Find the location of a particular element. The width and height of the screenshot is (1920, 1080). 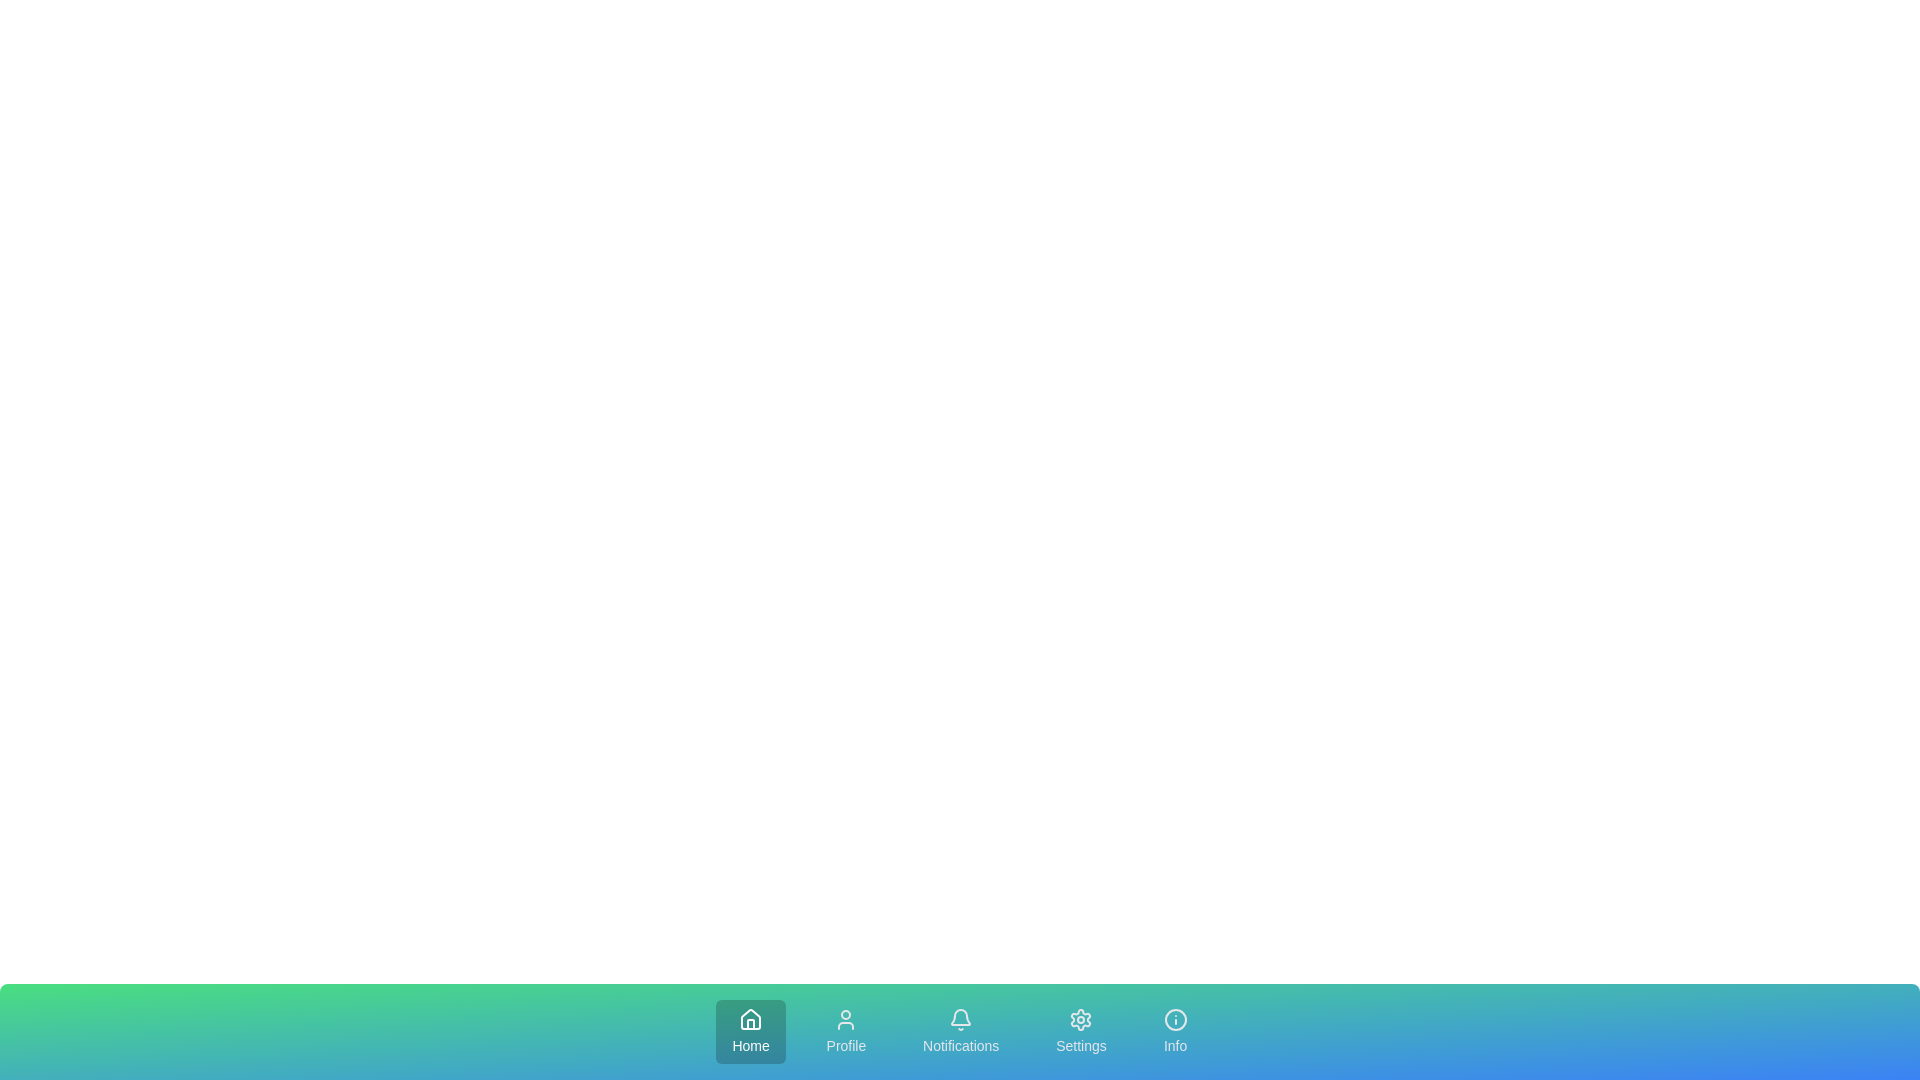

the Settings tab in the navigation bar is located at coordinates (1079, 1032).